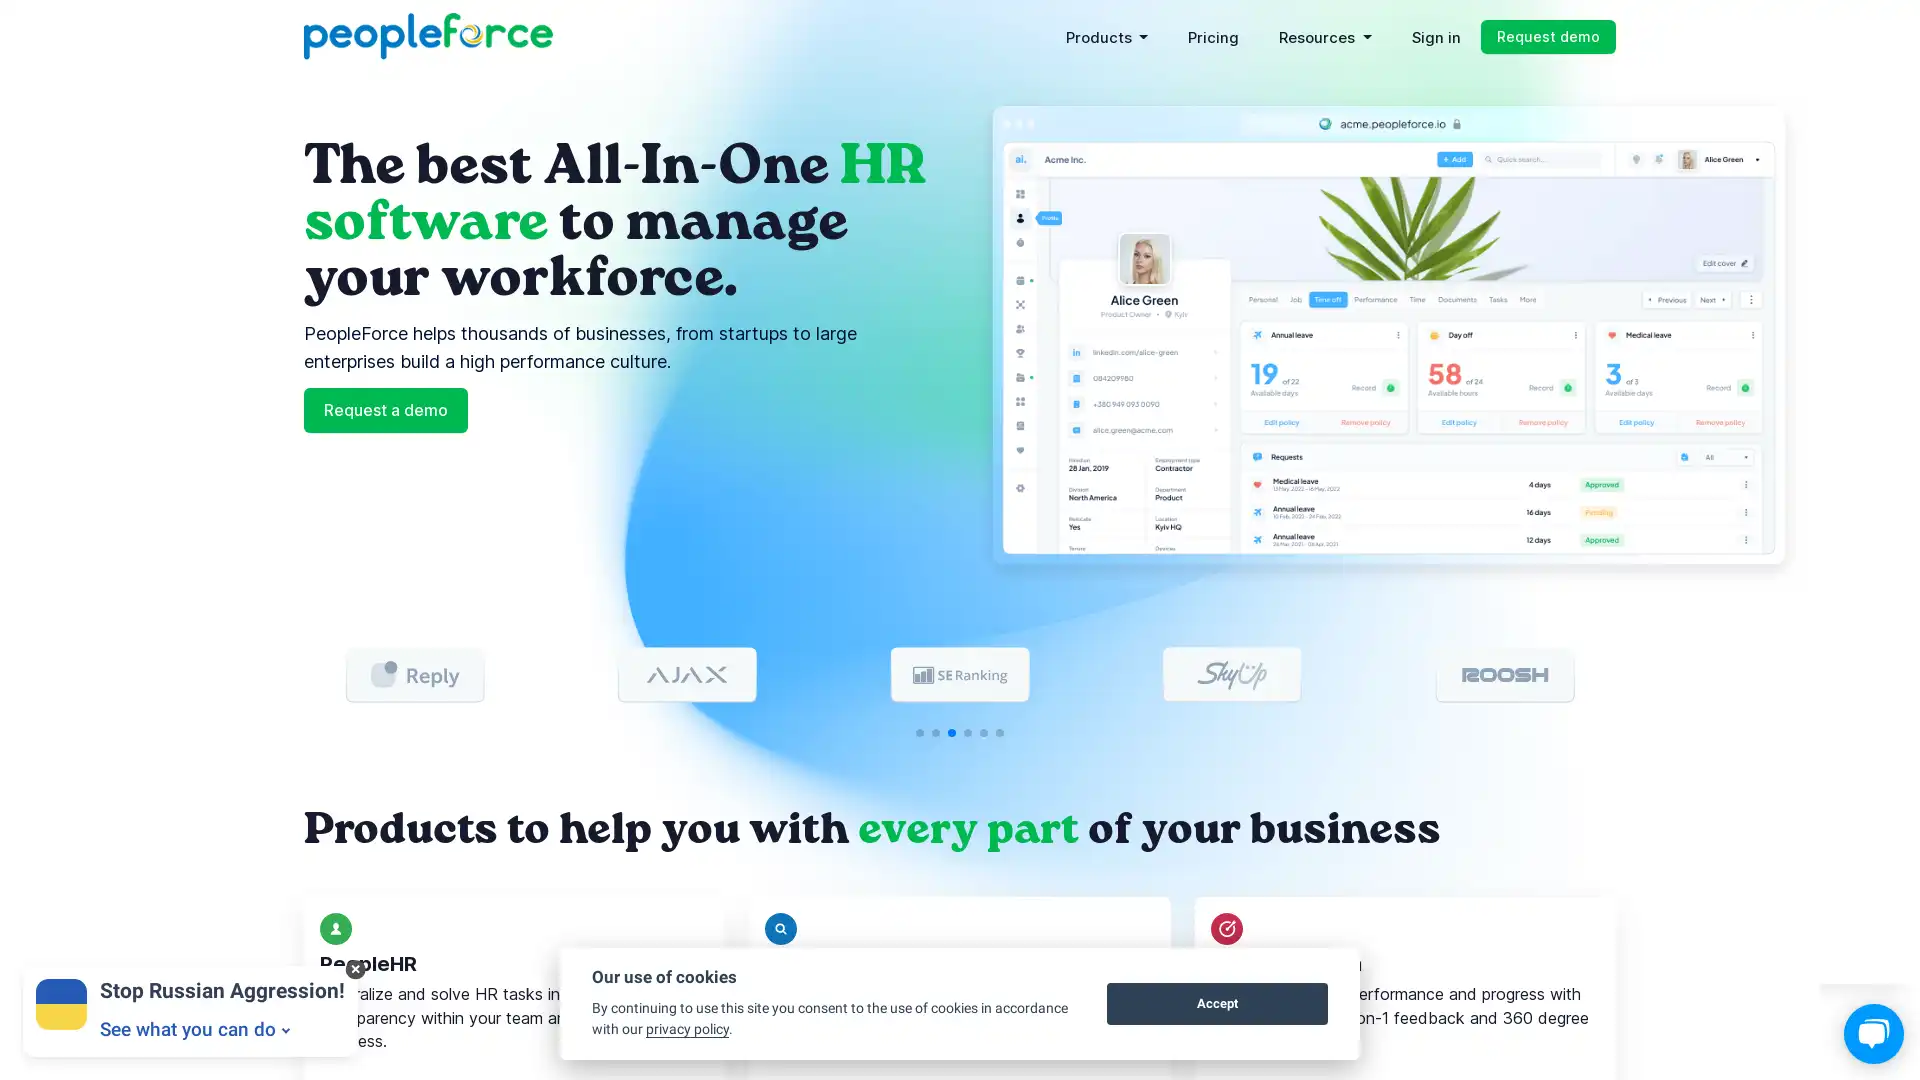 This screenshot has width=1920, height=1080. Describe the element at coordinates (1216, 1003) in the screenshot. I see `Accept` at that location.